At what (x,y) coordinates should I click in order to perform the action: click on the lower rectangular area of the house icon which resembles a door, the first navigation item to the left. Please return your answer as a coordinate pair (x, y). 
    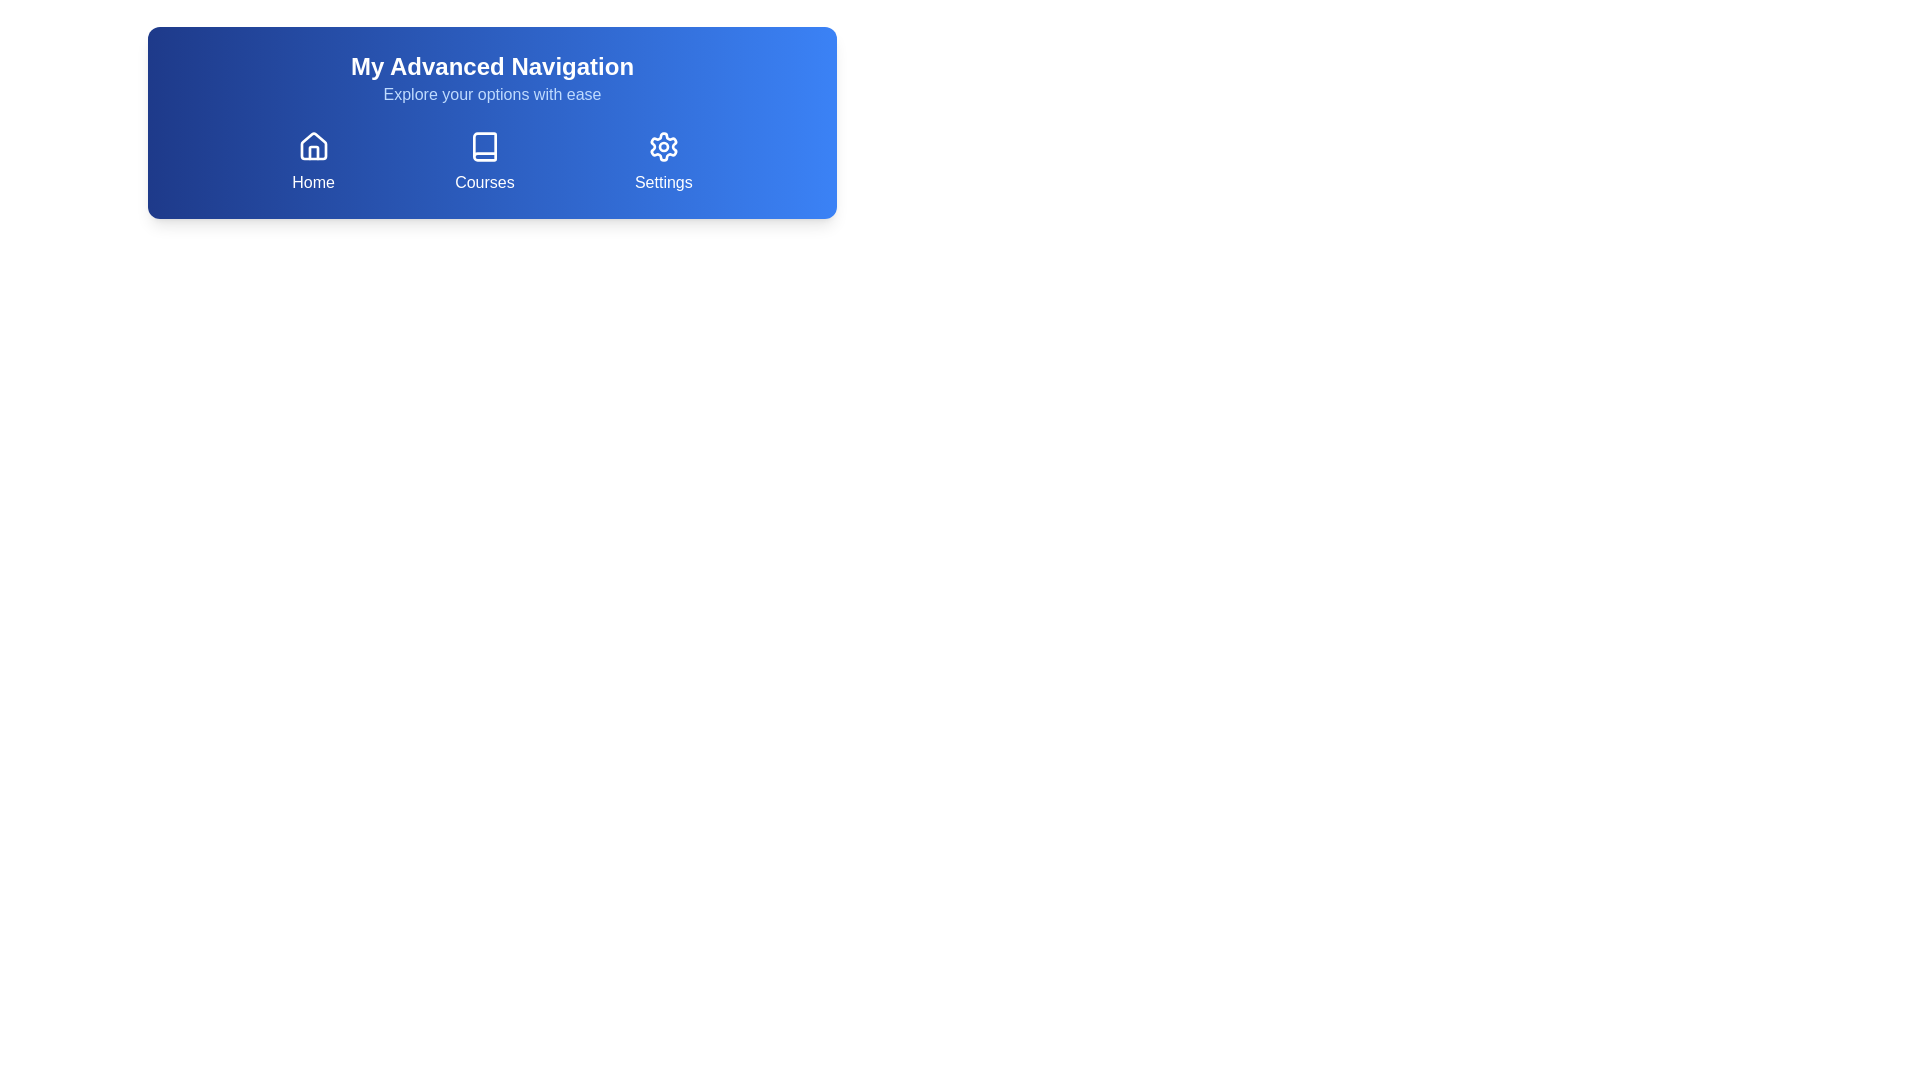
    Looking at the image, I should click on (312, 152).